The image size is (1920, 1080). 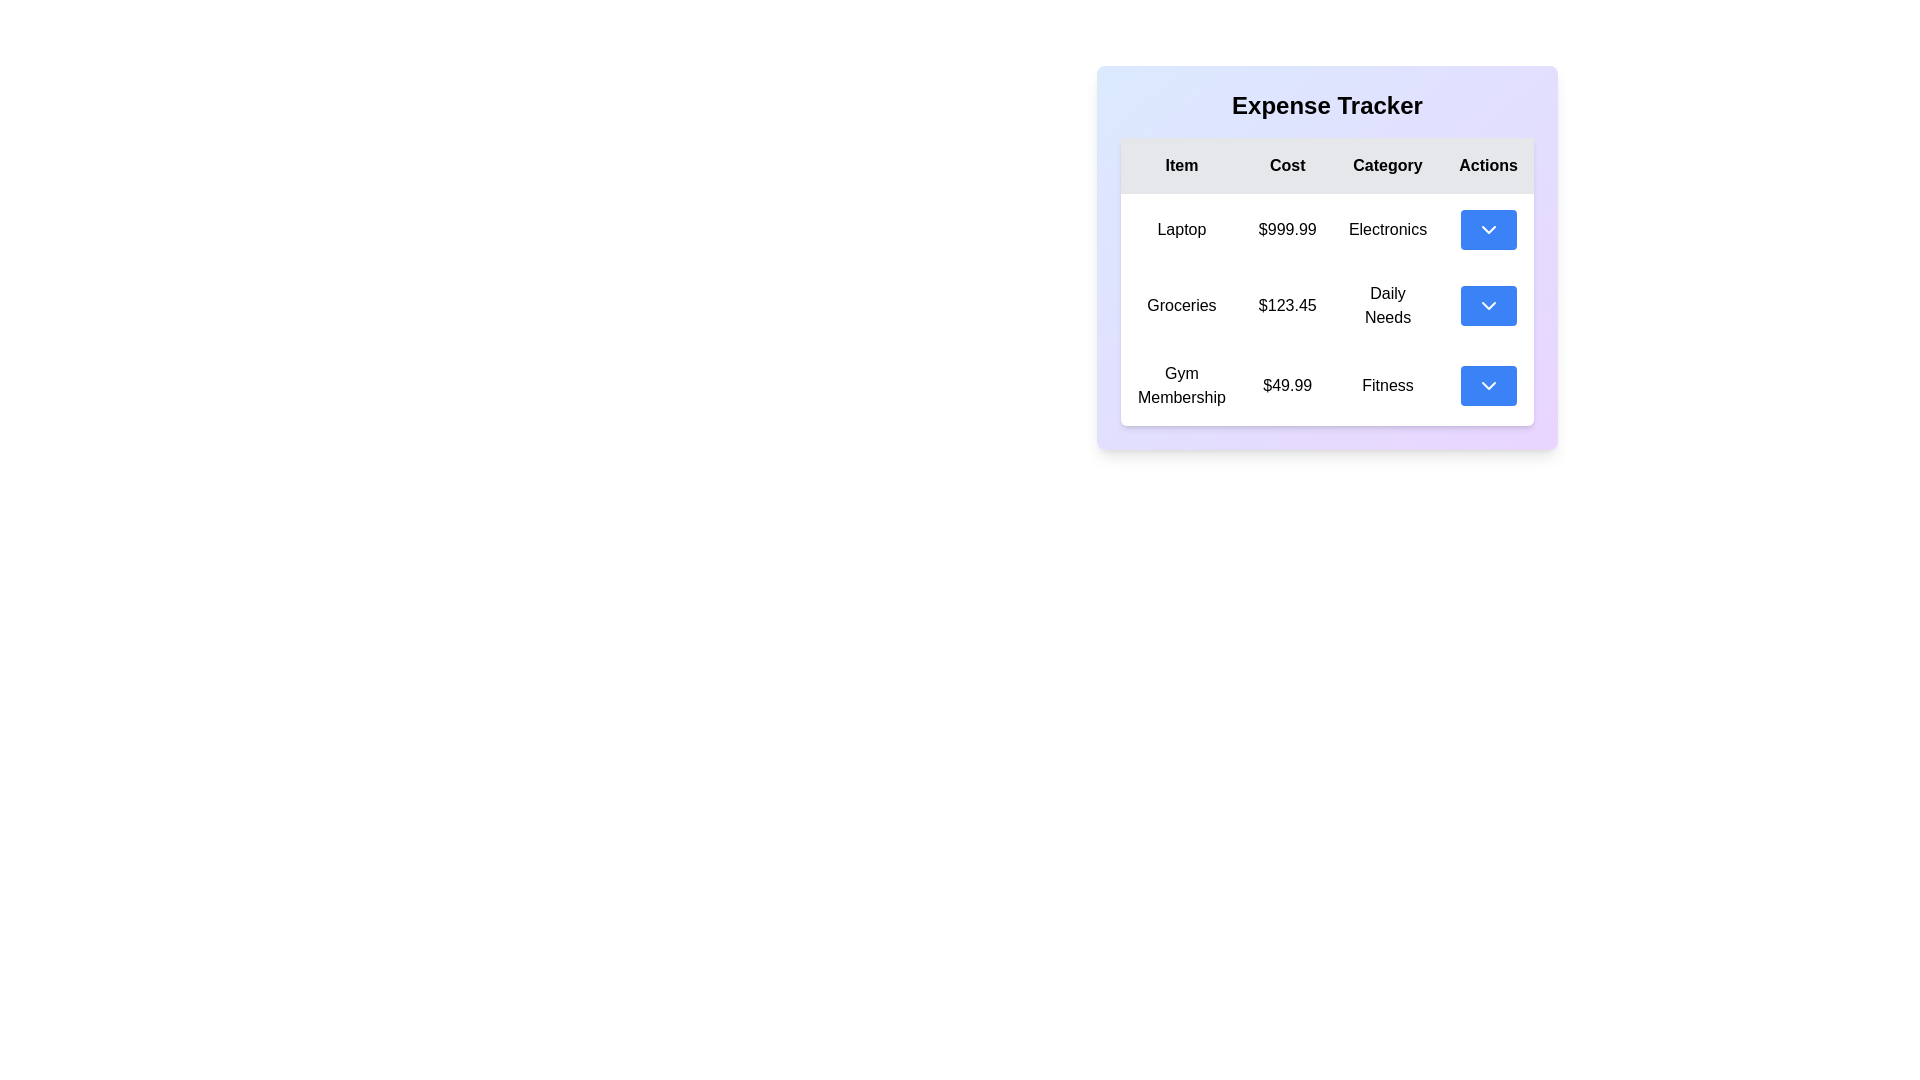 What do you see at coordinates (1287, 305) in the screenshot?
I see `the static text label displaying the monetary value for 'Groceries' in the expense tracker table` at bounding box center [1287, 305].